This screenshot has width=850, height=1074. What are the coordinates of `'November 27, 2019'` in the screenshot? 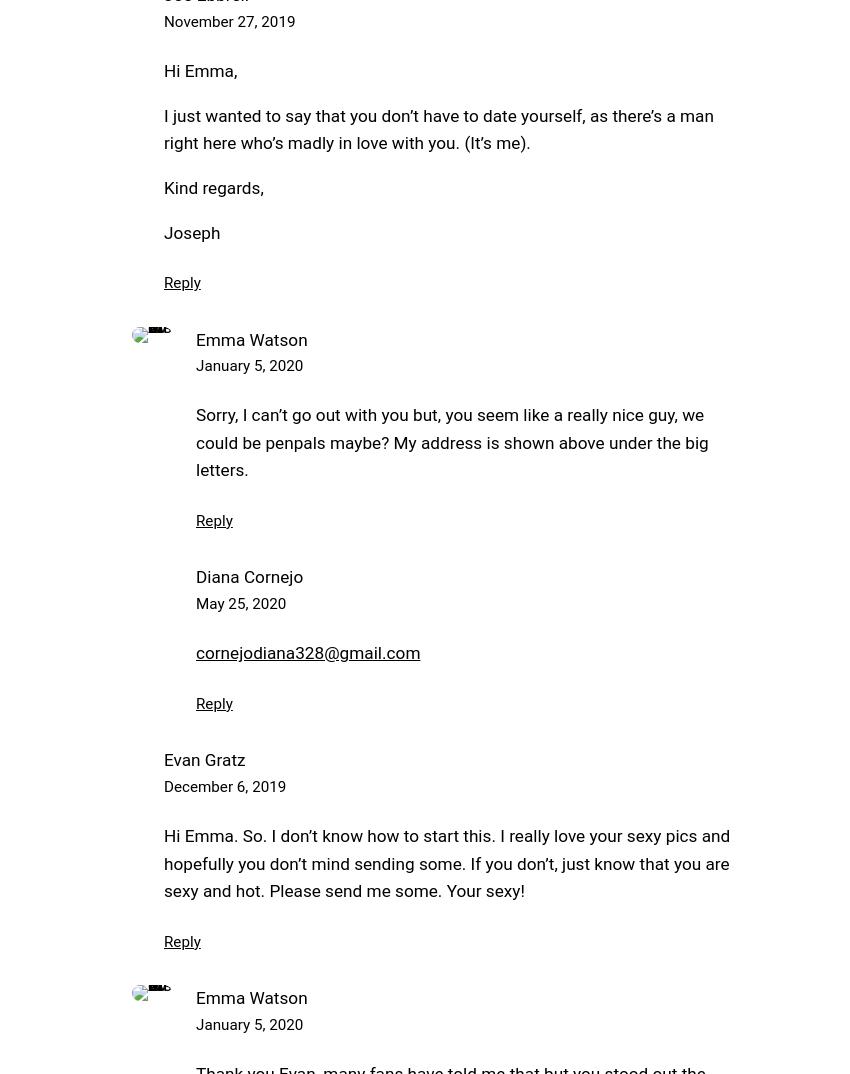 It's located at (229, 20).